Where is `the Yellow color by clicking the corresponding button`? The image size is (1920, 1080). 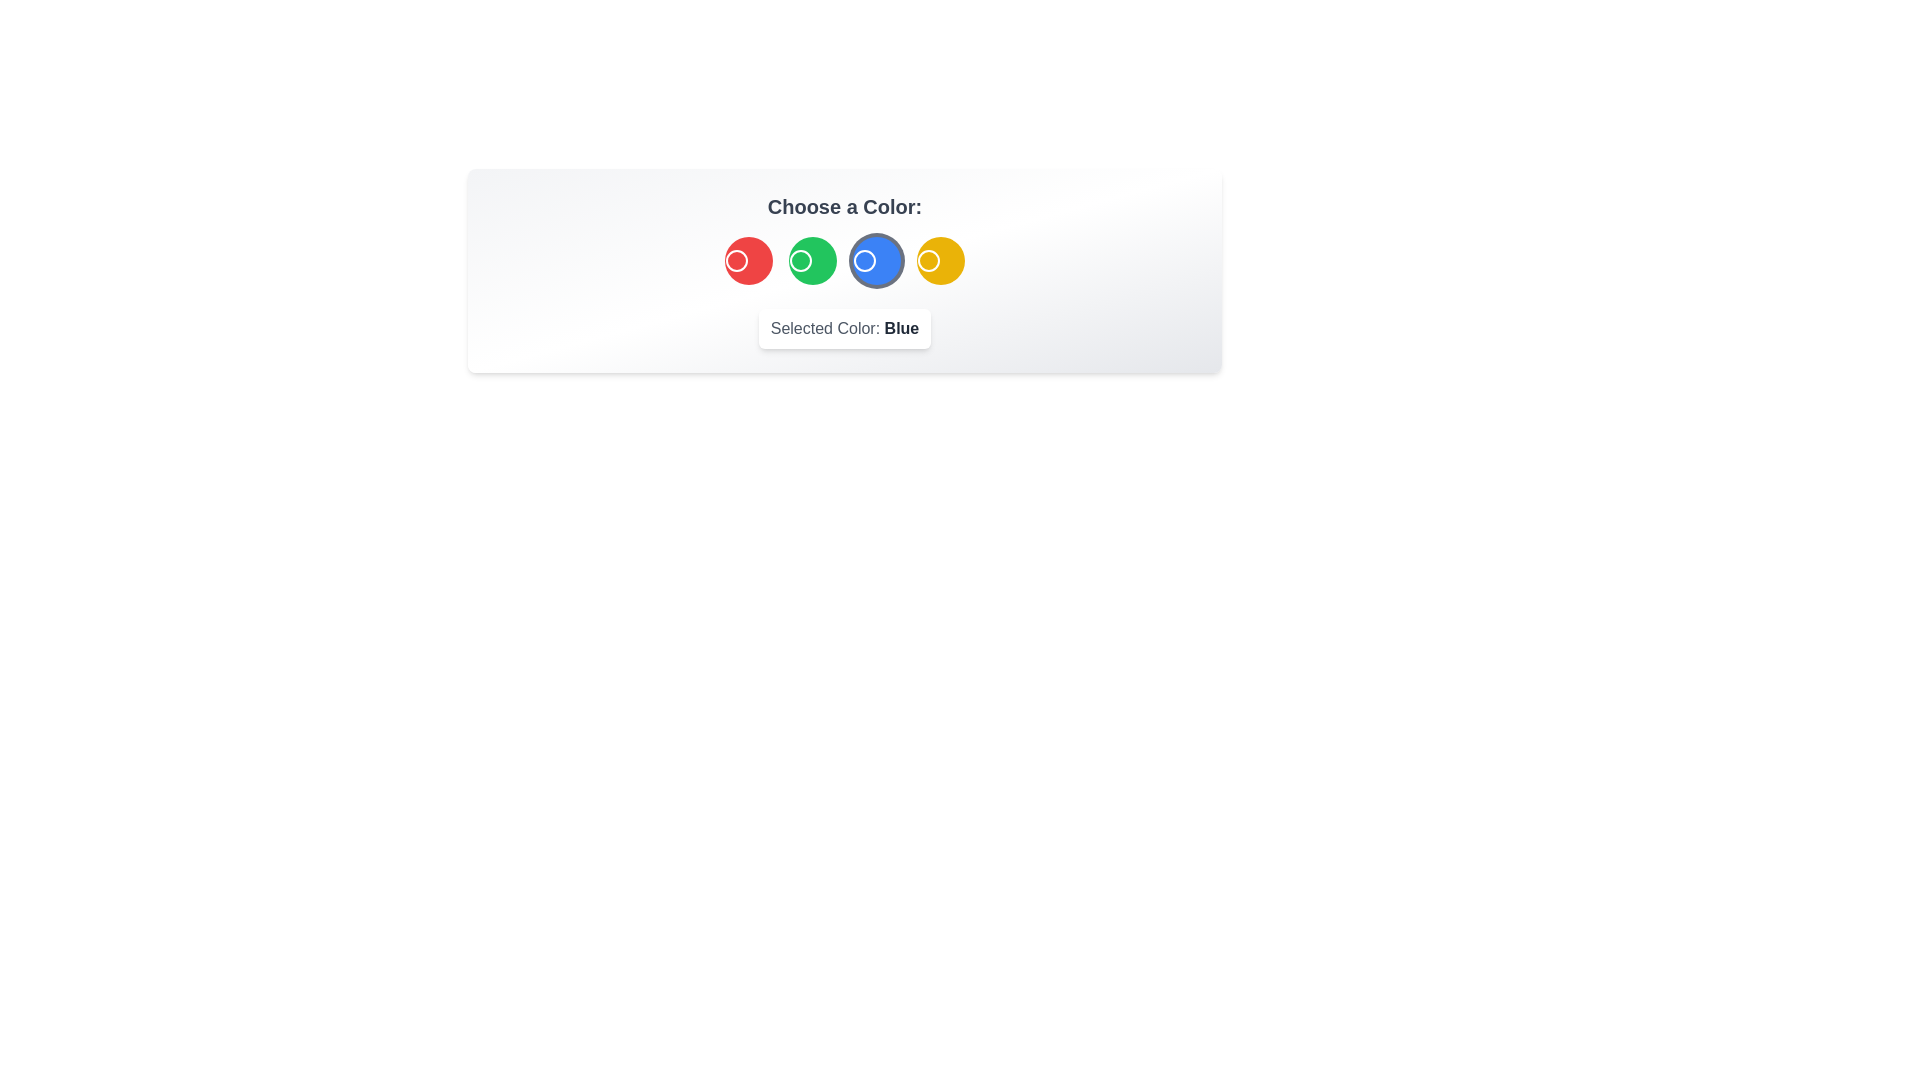
the Yellow color by clicking the corresponding button is located at coordinates (939, 260).